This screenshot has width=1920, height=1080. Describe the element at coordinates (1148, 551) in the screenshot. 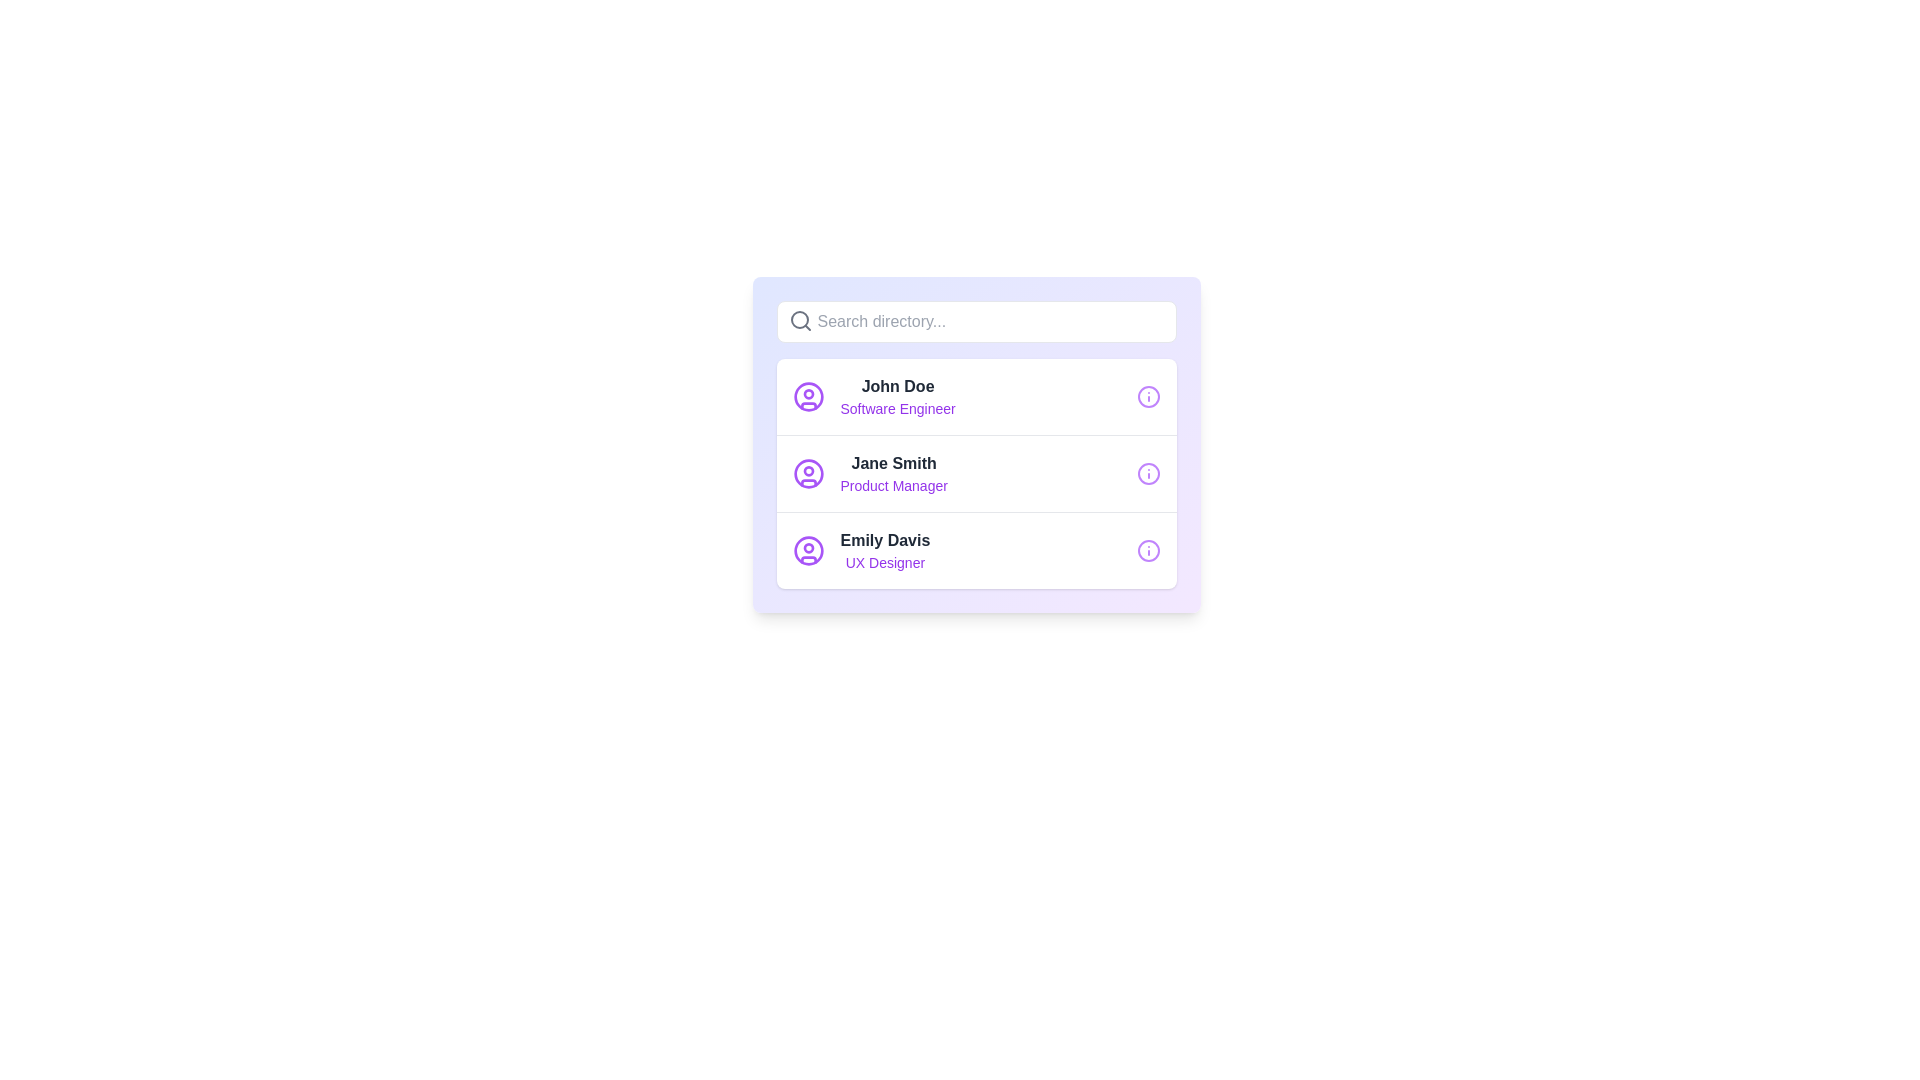

I see `the info icon with a purple circular outline located to the right of 'UX Designer' in the profile entry for 'Emily Davis - UX Designer'` at that location.